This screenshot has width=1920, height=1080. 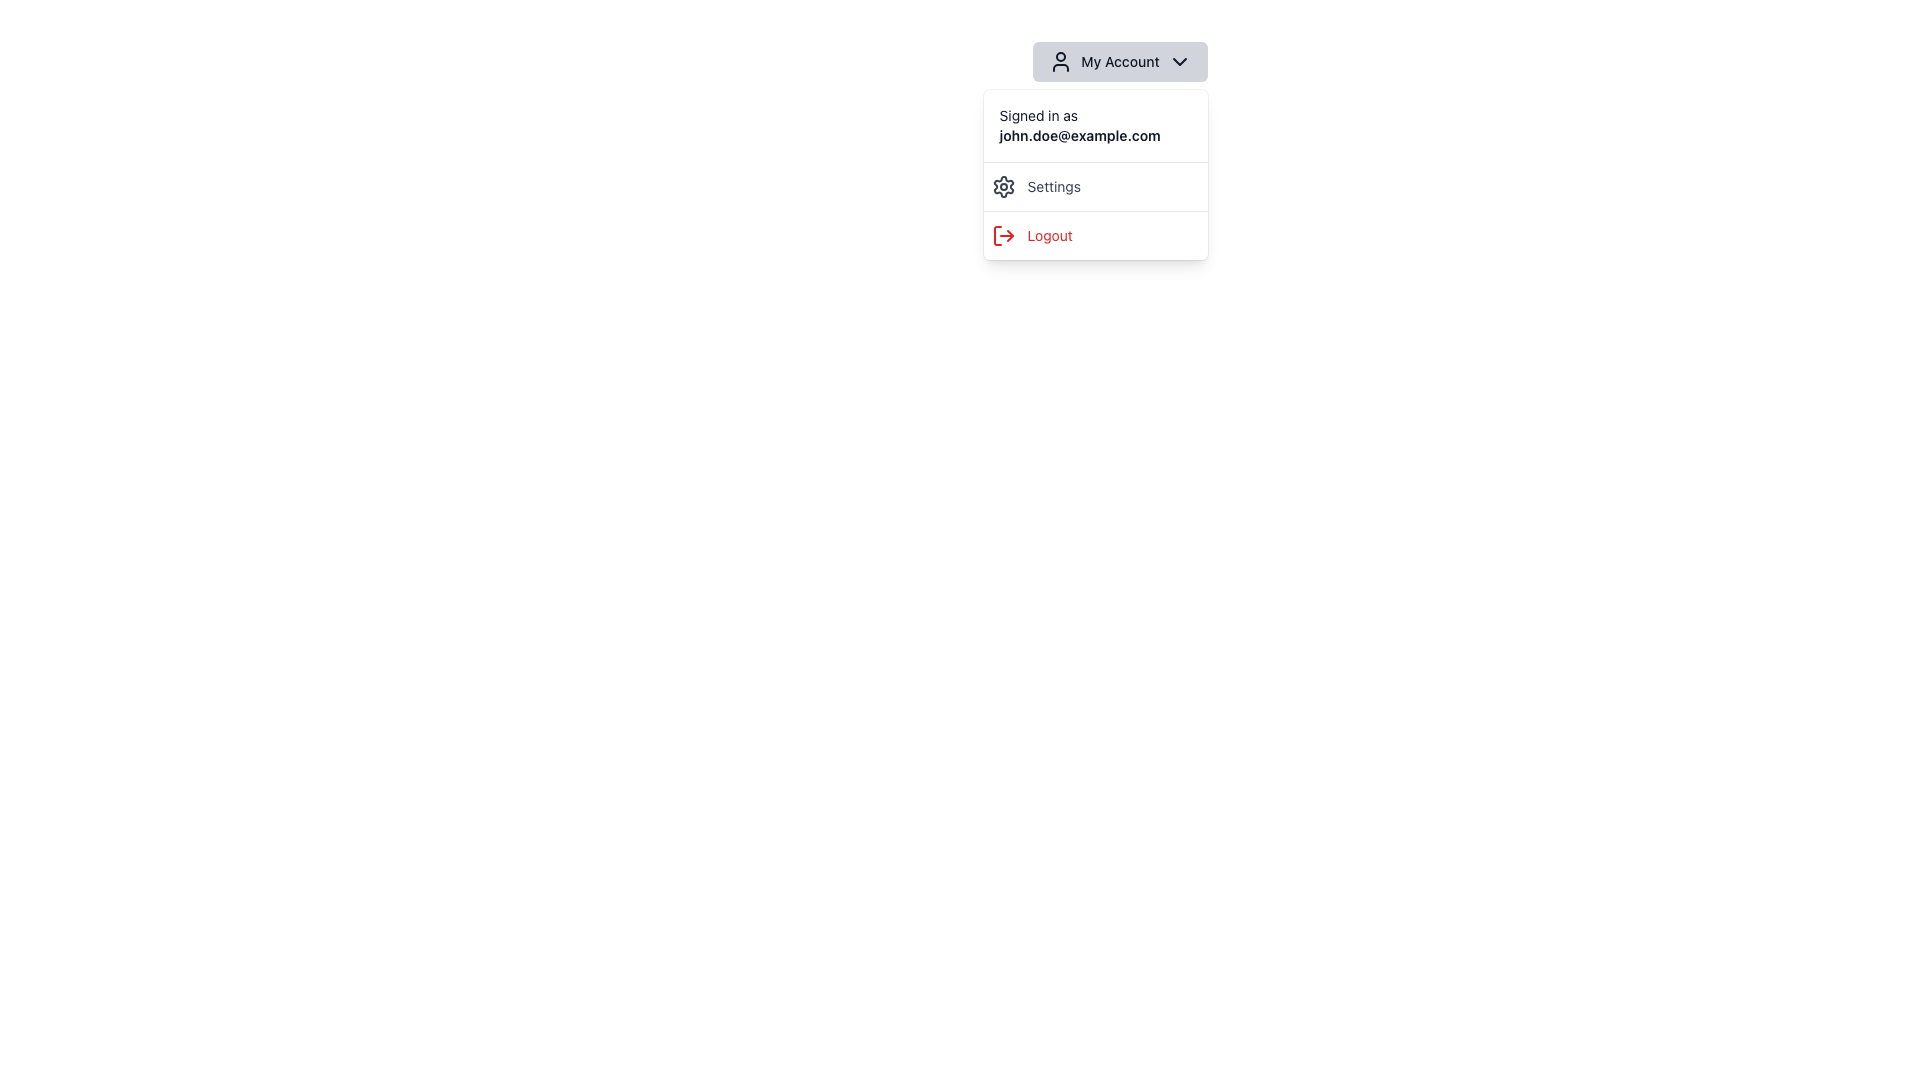 What do you see at coordinates (1060, 60) in the screenshot?
I see `the user account icon located to the left of the 'My Account' button, which indicates account-related functionalities` at bounding box center [1060, 60].